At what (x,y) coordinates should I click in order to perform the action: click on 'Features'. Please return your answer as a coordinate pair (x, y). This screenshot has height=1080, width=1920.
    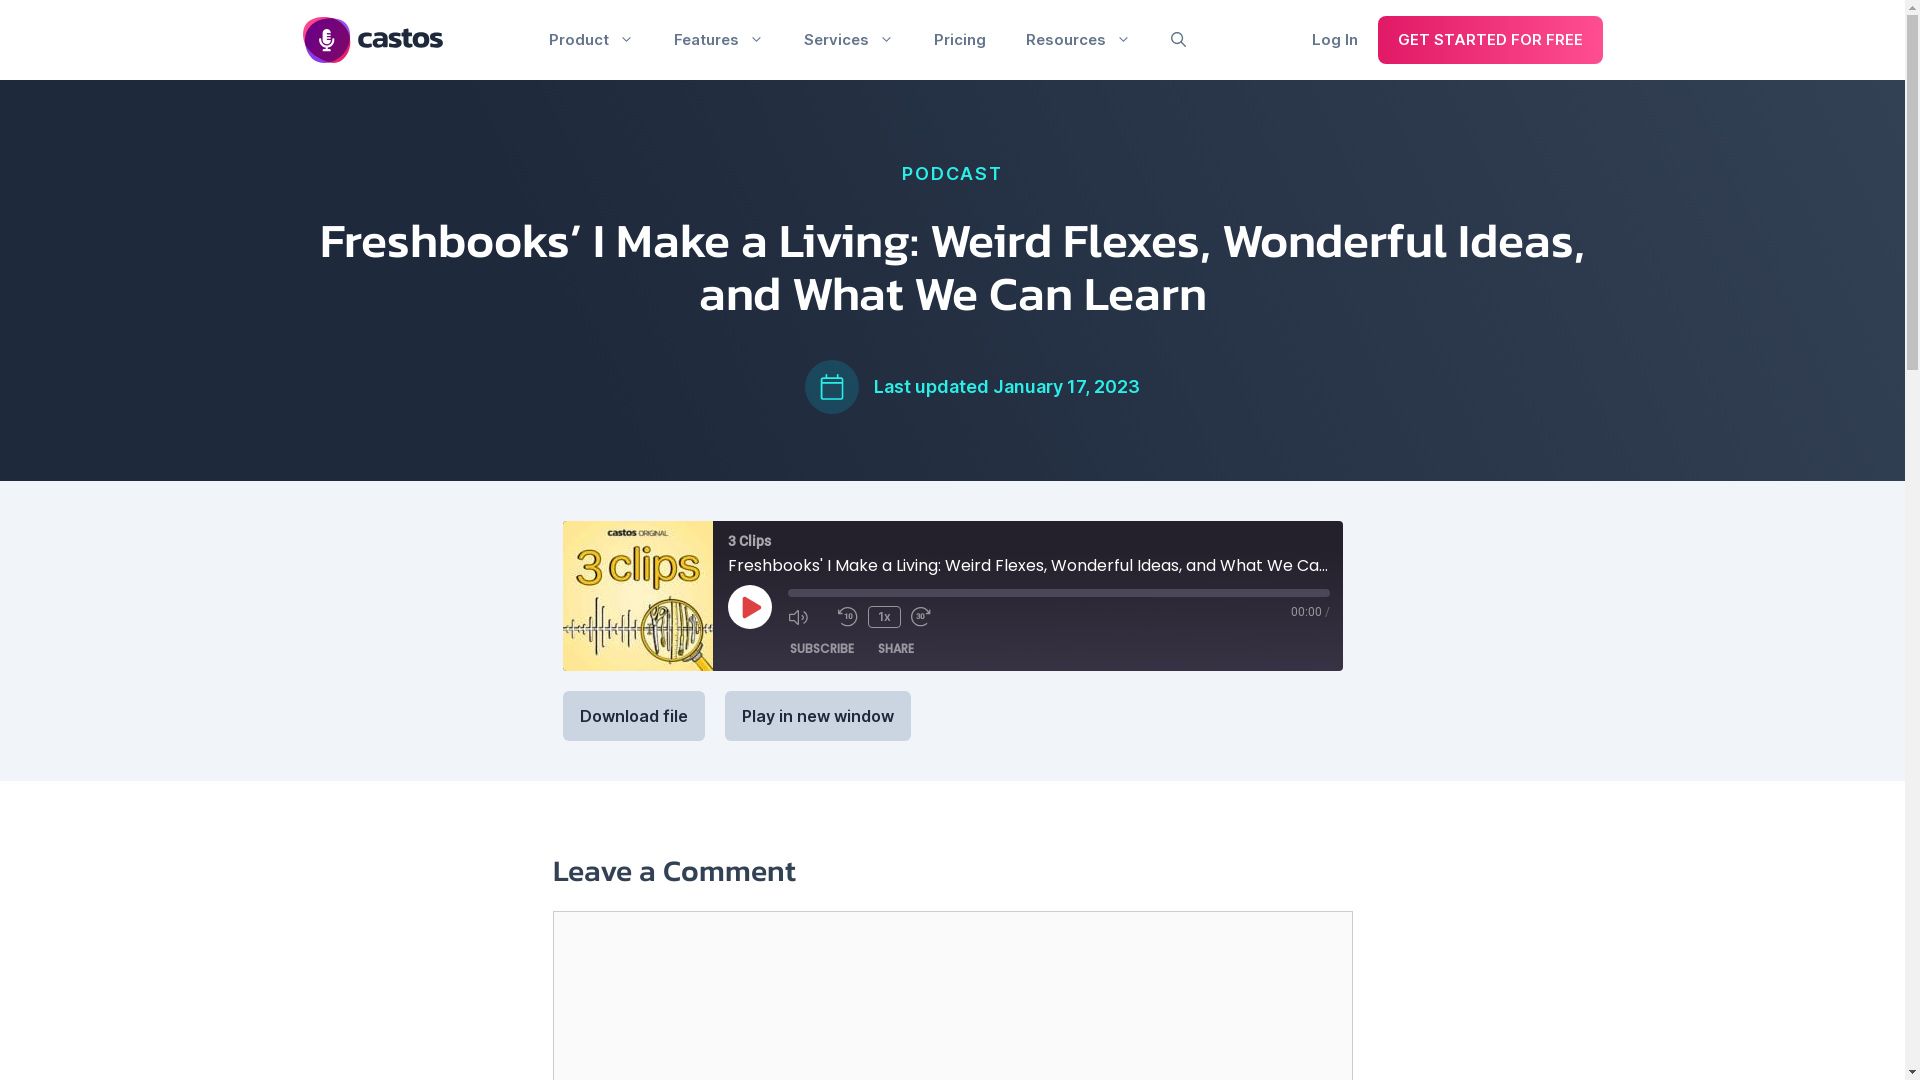
    Looking at the image, I should click on (719, 39).